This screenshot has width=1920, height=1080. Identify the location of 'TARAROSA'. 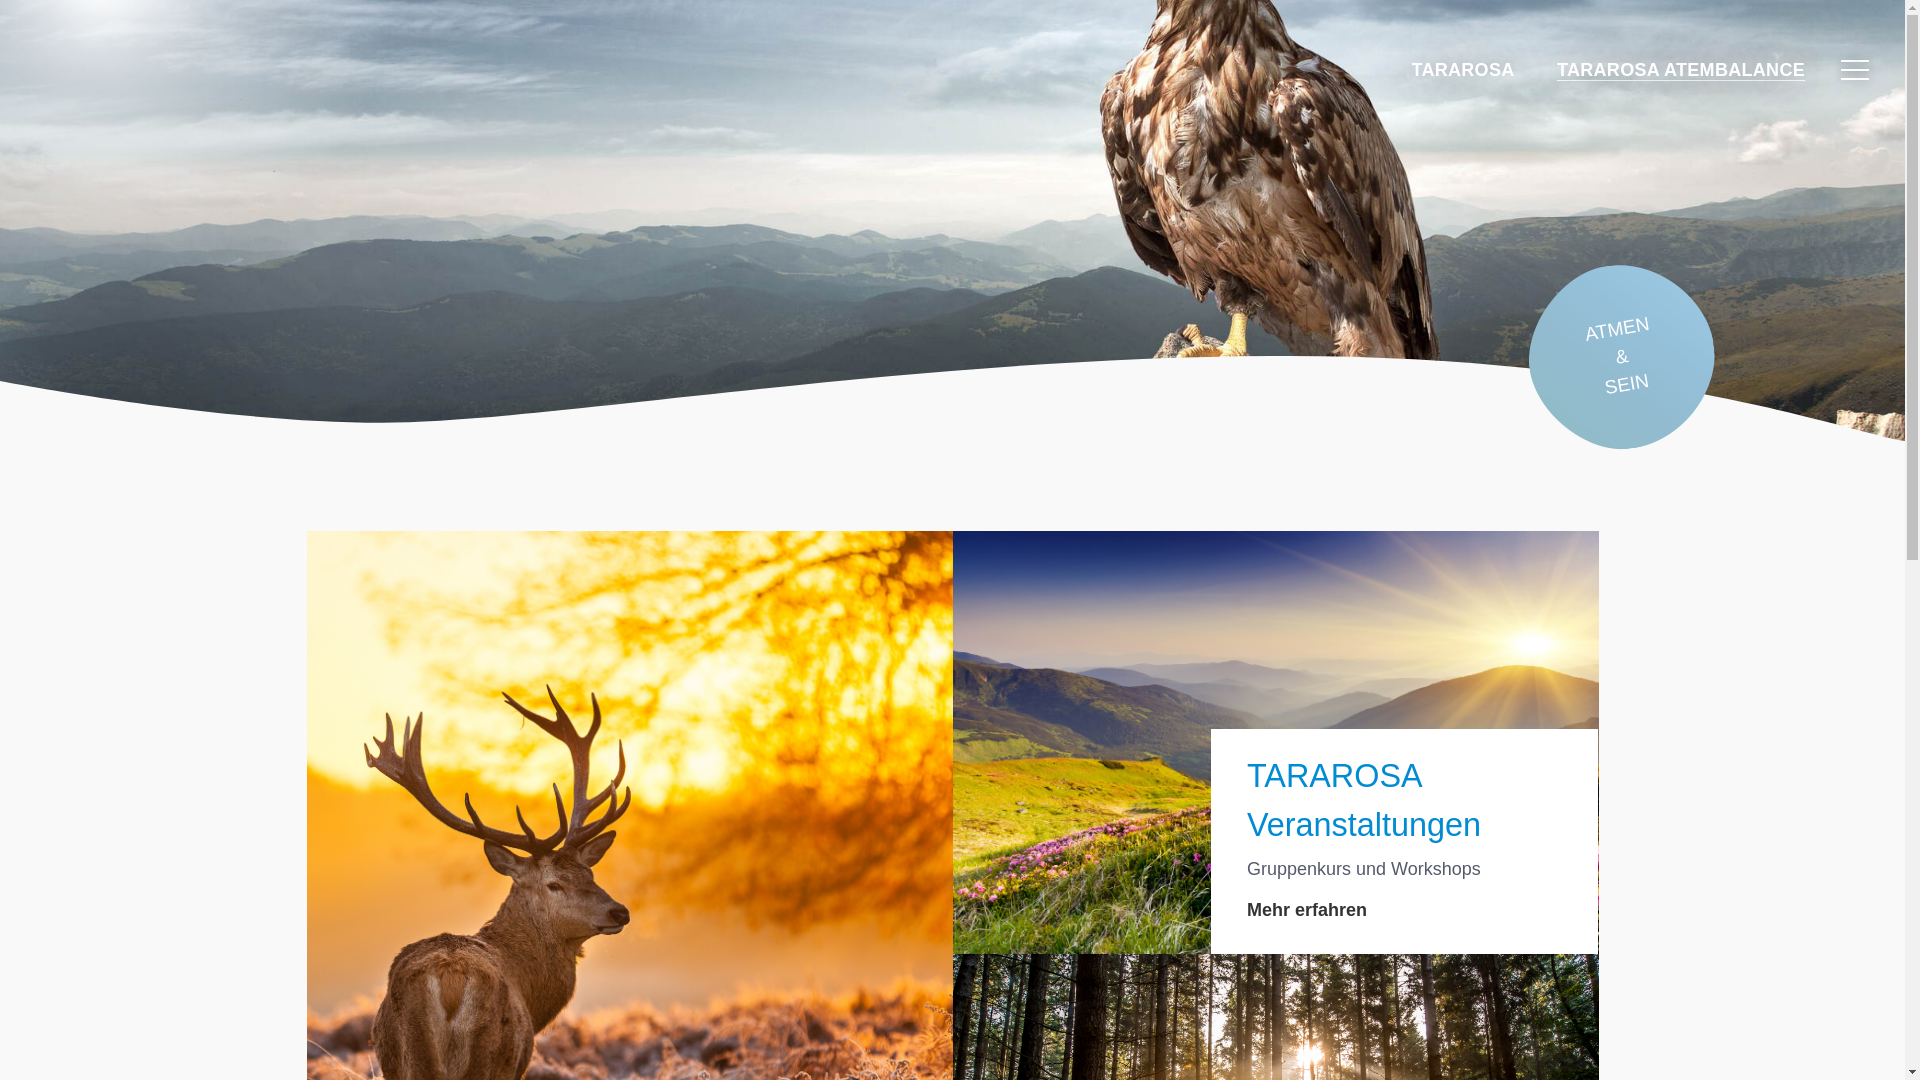
(1410, 68).